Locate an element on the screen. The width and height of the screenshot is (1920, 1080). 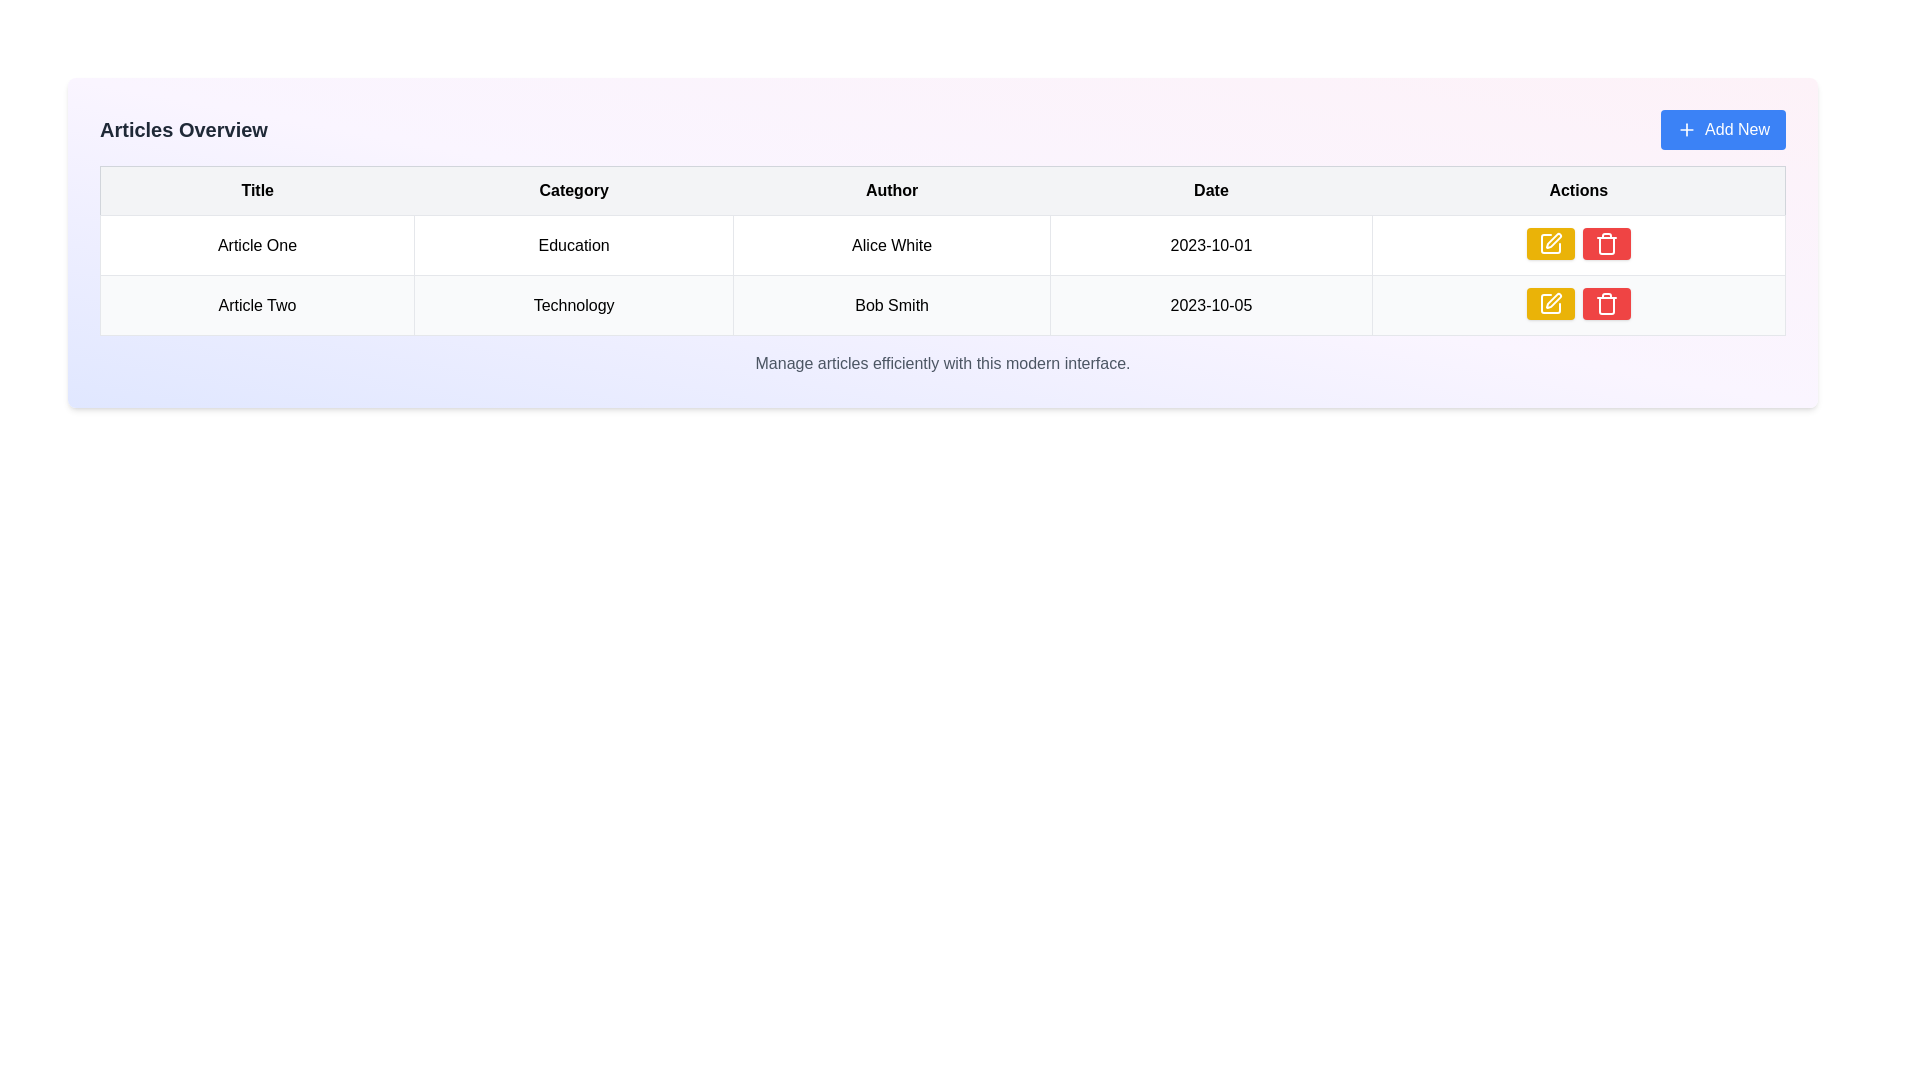
the edit icon within the yellow button located in the 'Actions' column of the second row in the table to initiate the edit action for the corresponding entry is located at coordinates (1549, 304).